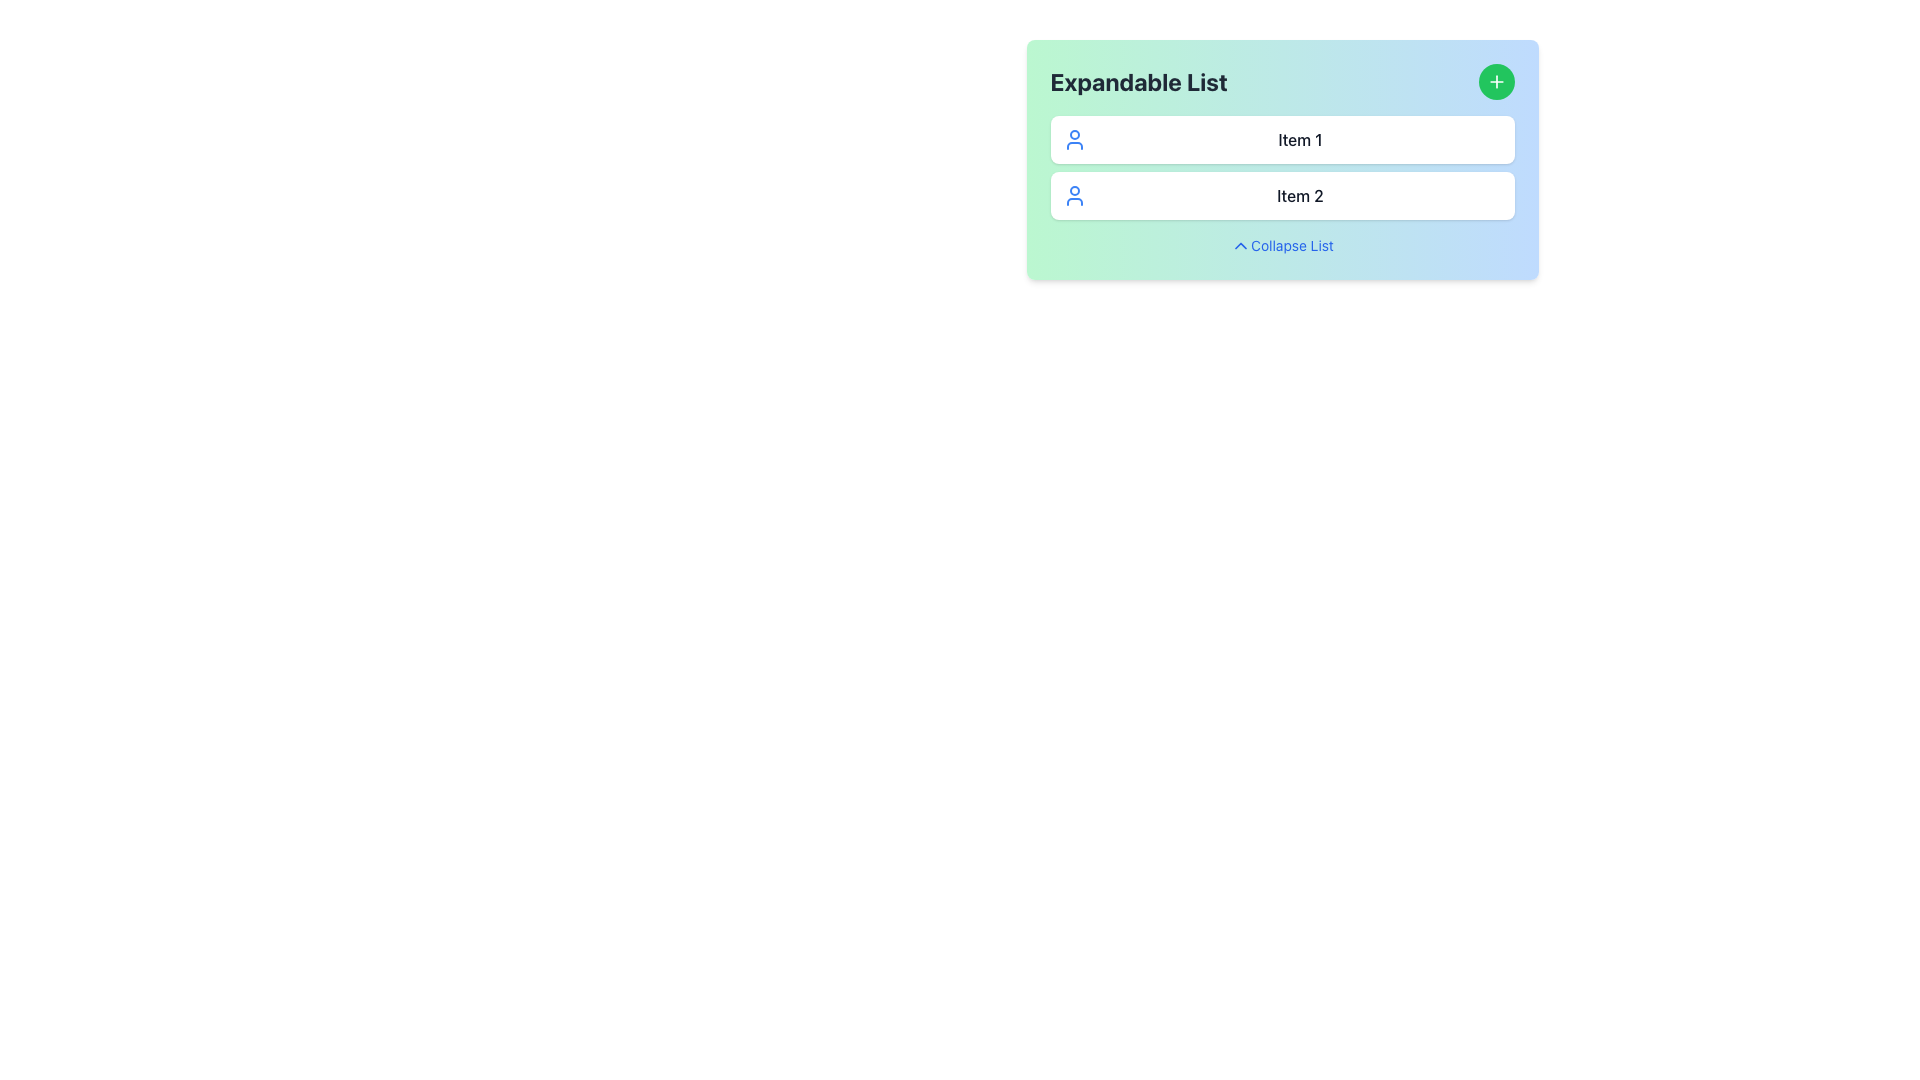 This screenshot has height=1080, width=1920. I want to click on the icon representing 'Item 1' in the list located to the left of the text in the expandable section, so click(1073, 138).